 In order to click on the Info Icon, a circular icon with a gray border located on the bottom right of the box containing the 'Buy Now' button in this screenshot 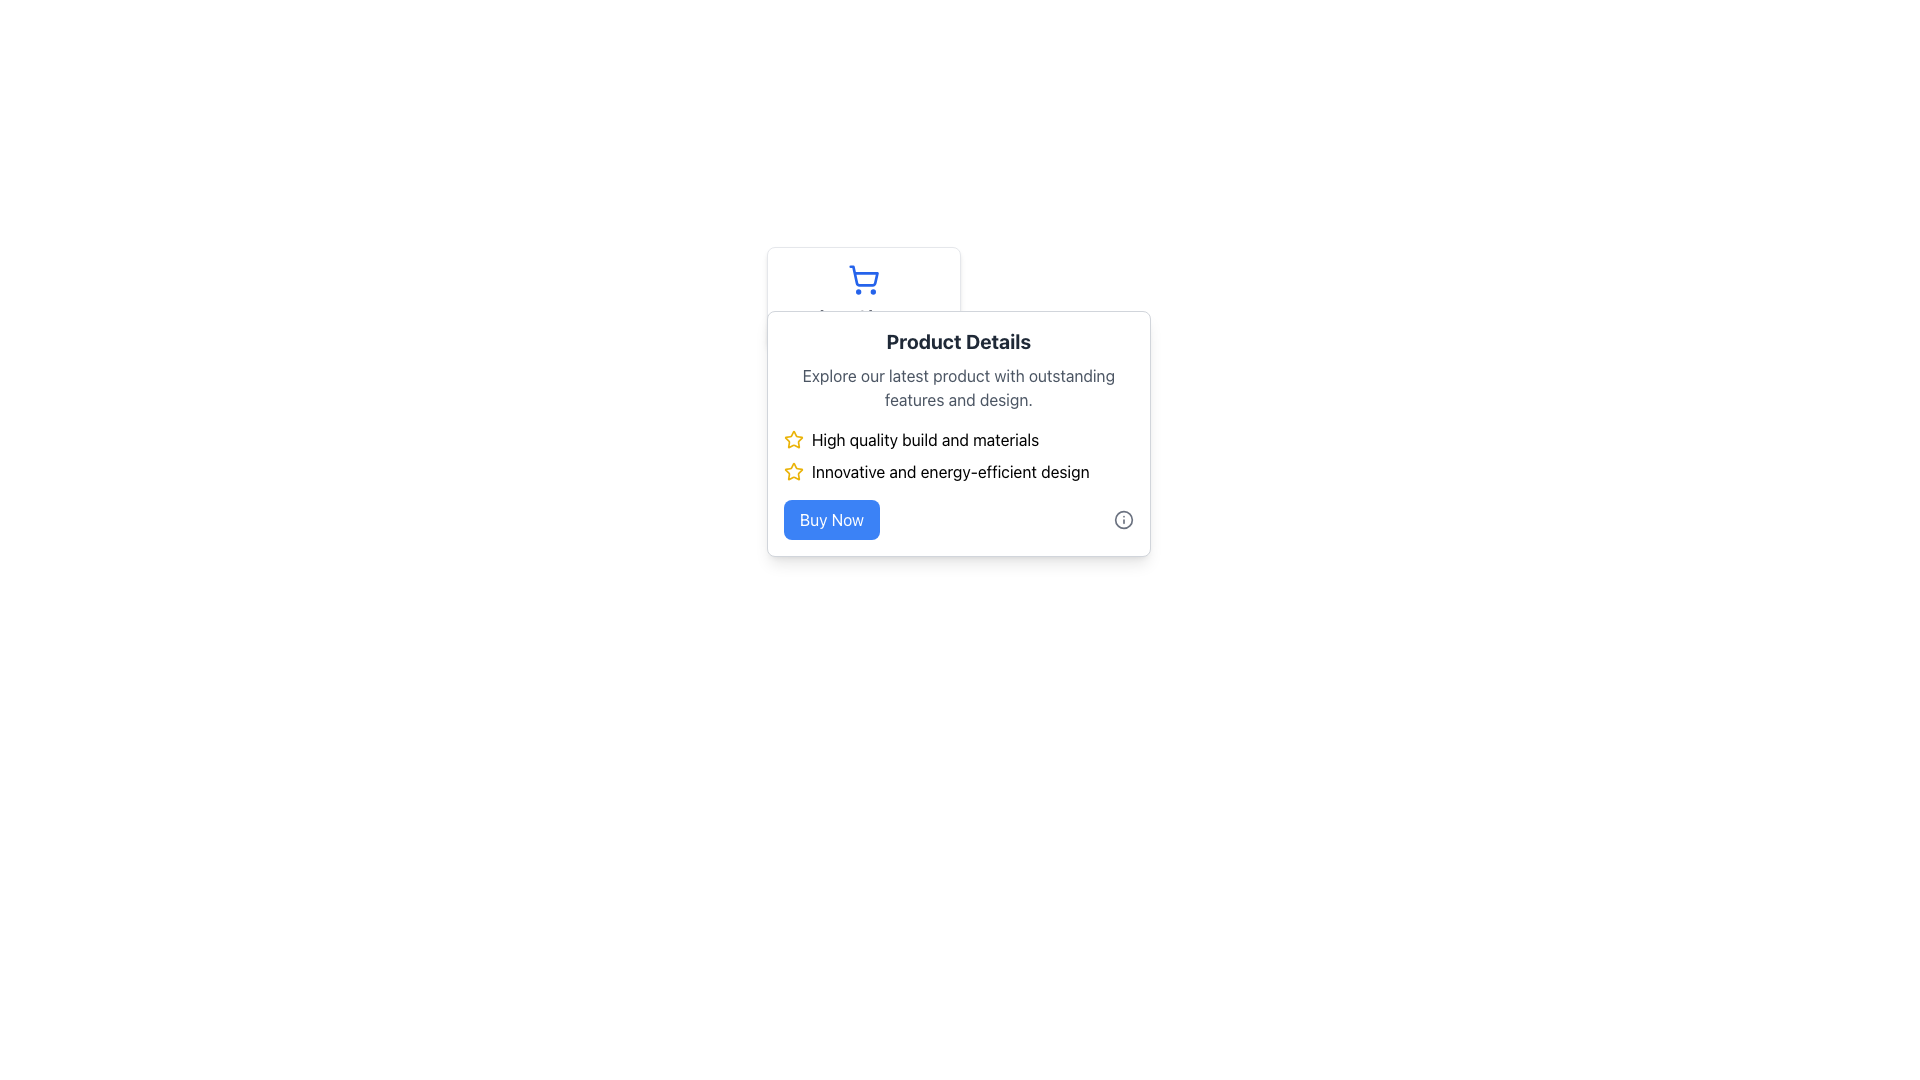, I will do `click(1123, 519)`.